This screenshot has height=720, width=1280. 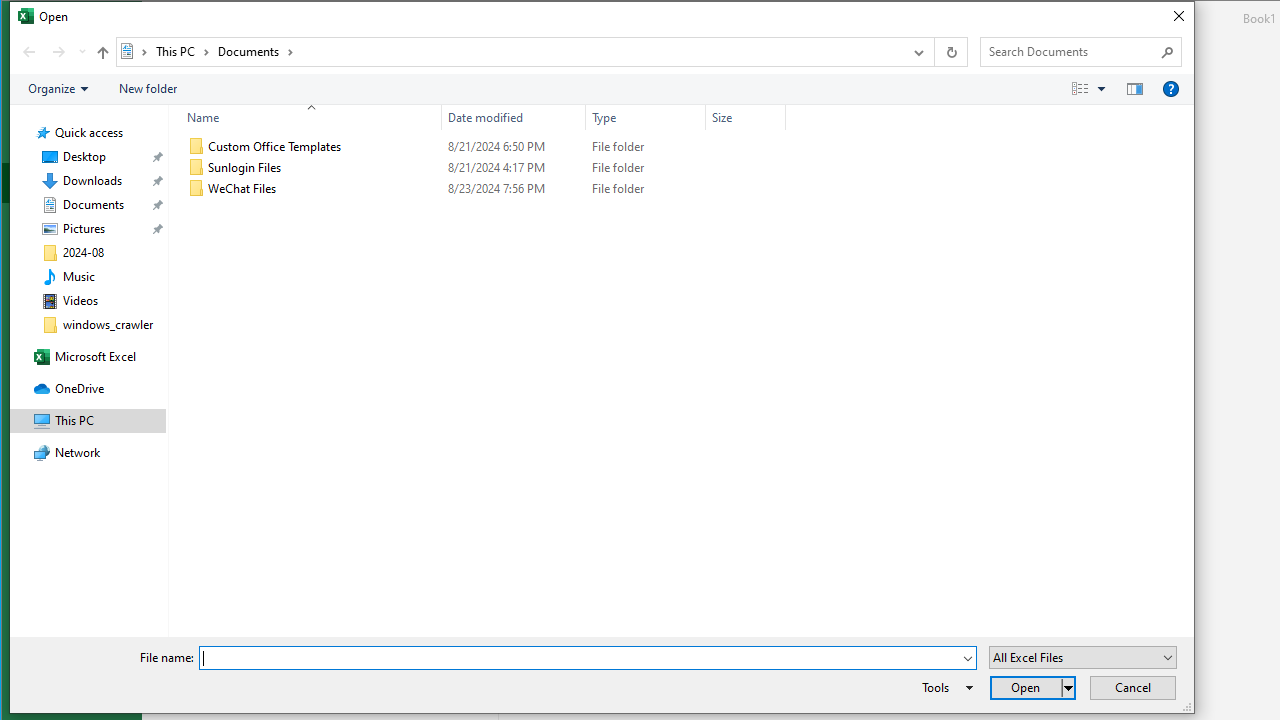 What do you see at coordinates (28, 50) in the screenshot?
I see `'Back (Alt + Left Arrow)'` at bounding box center [28, 50].